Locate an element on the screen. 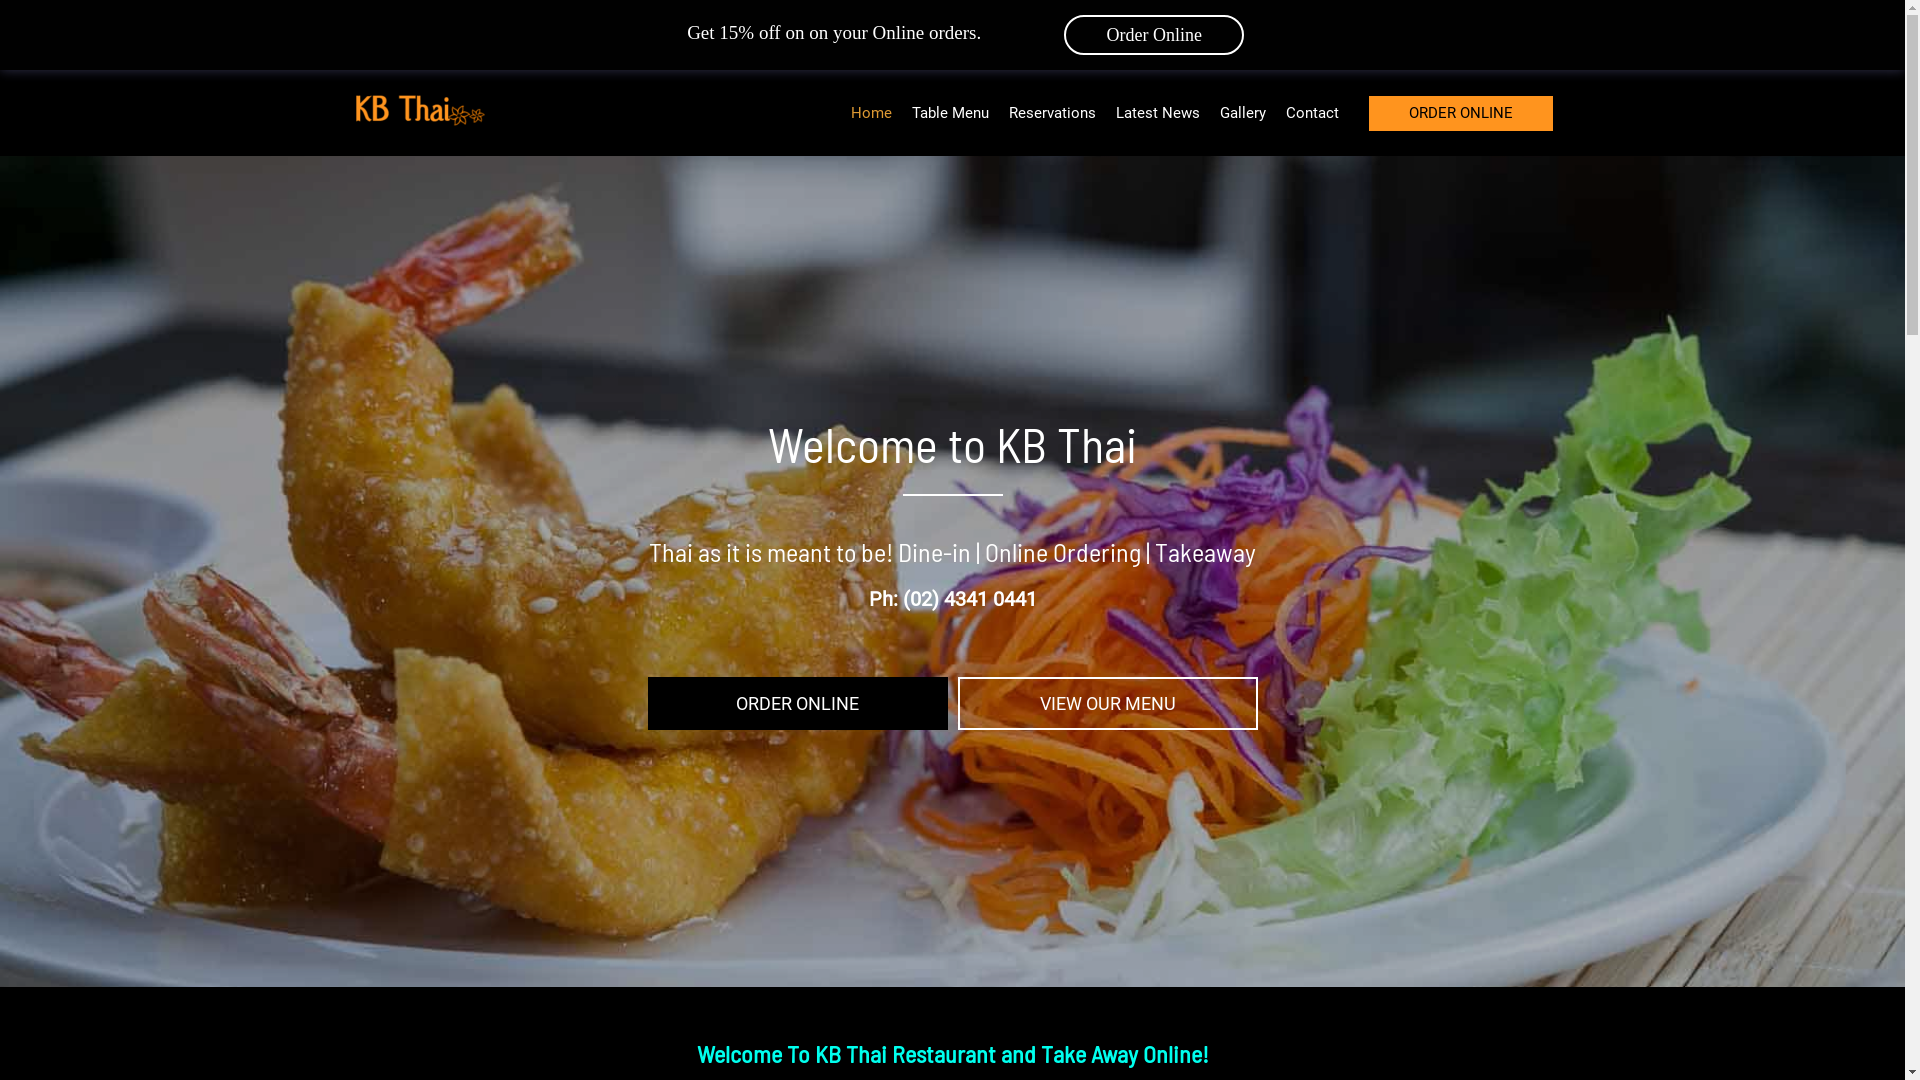  'Table Menu' is located at coordinates (949, 112).